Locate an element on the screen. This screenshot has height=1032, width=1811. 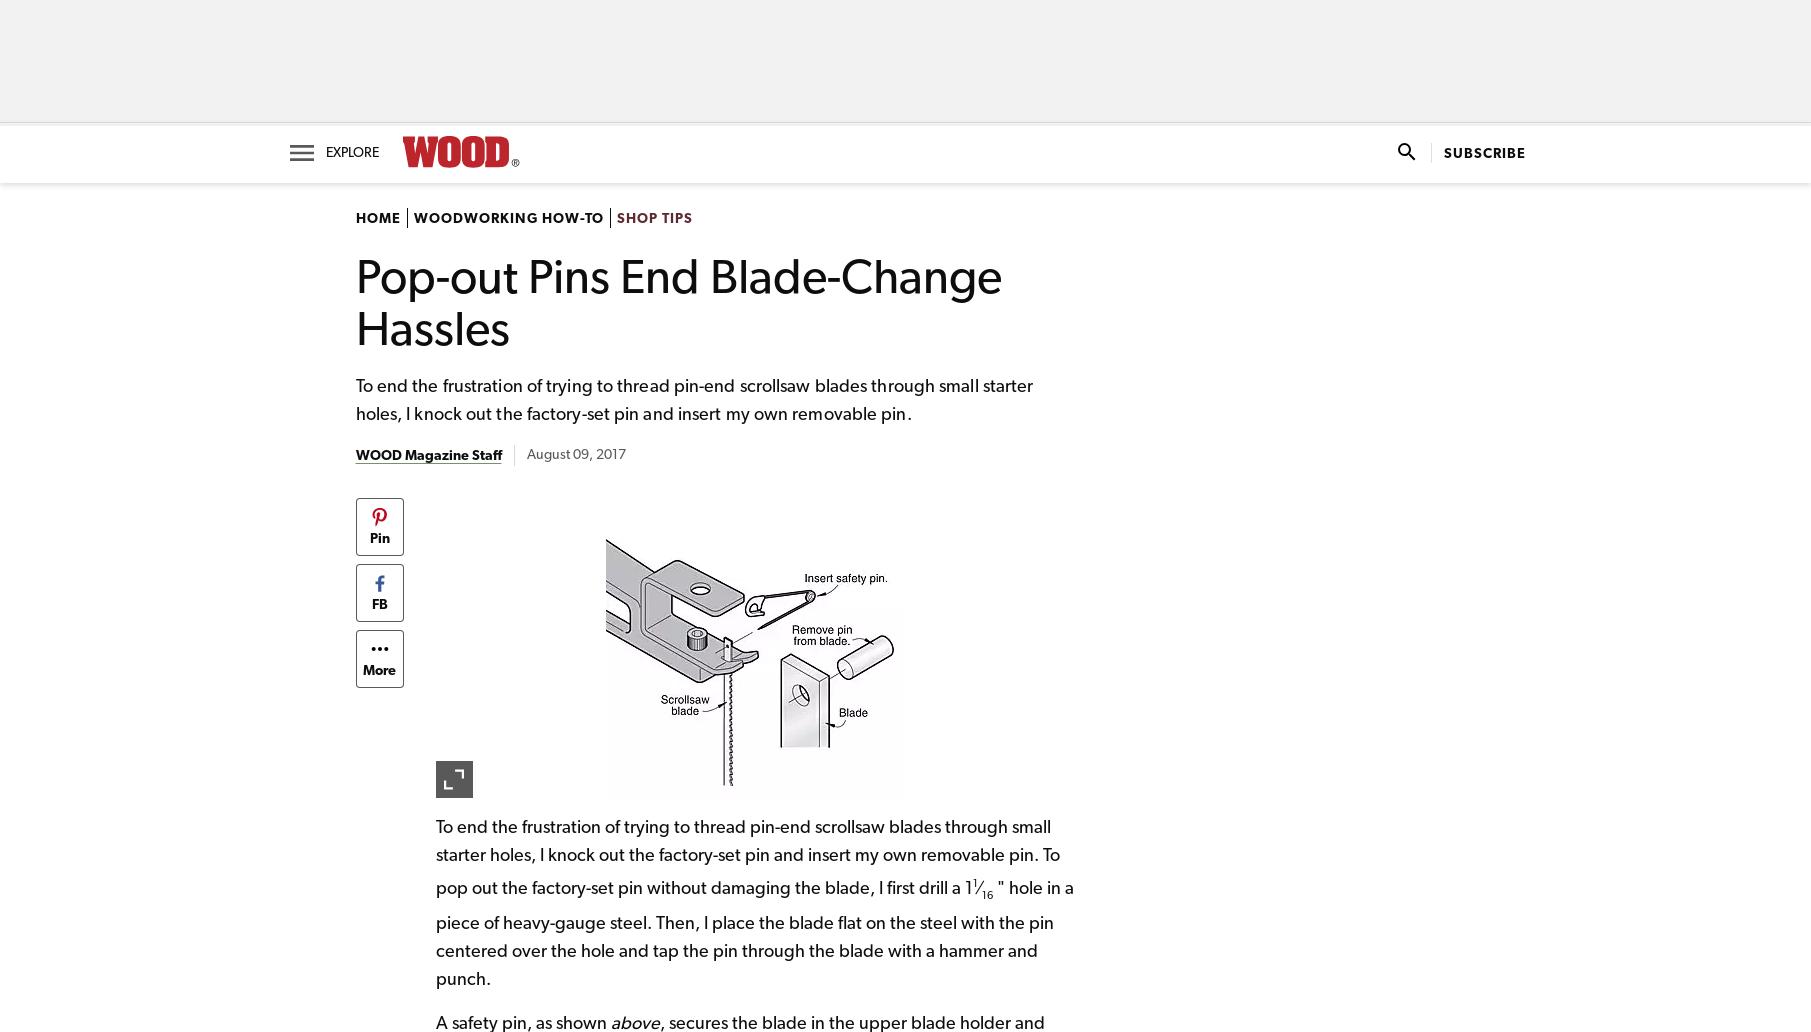
'" hole in a piece of heavy-gauge steel. Then, I place the blade flat on the steel with the pin centered over the hole and tap the pin through the blade with a hammer and punch.' is located at coordinates (752, 932).